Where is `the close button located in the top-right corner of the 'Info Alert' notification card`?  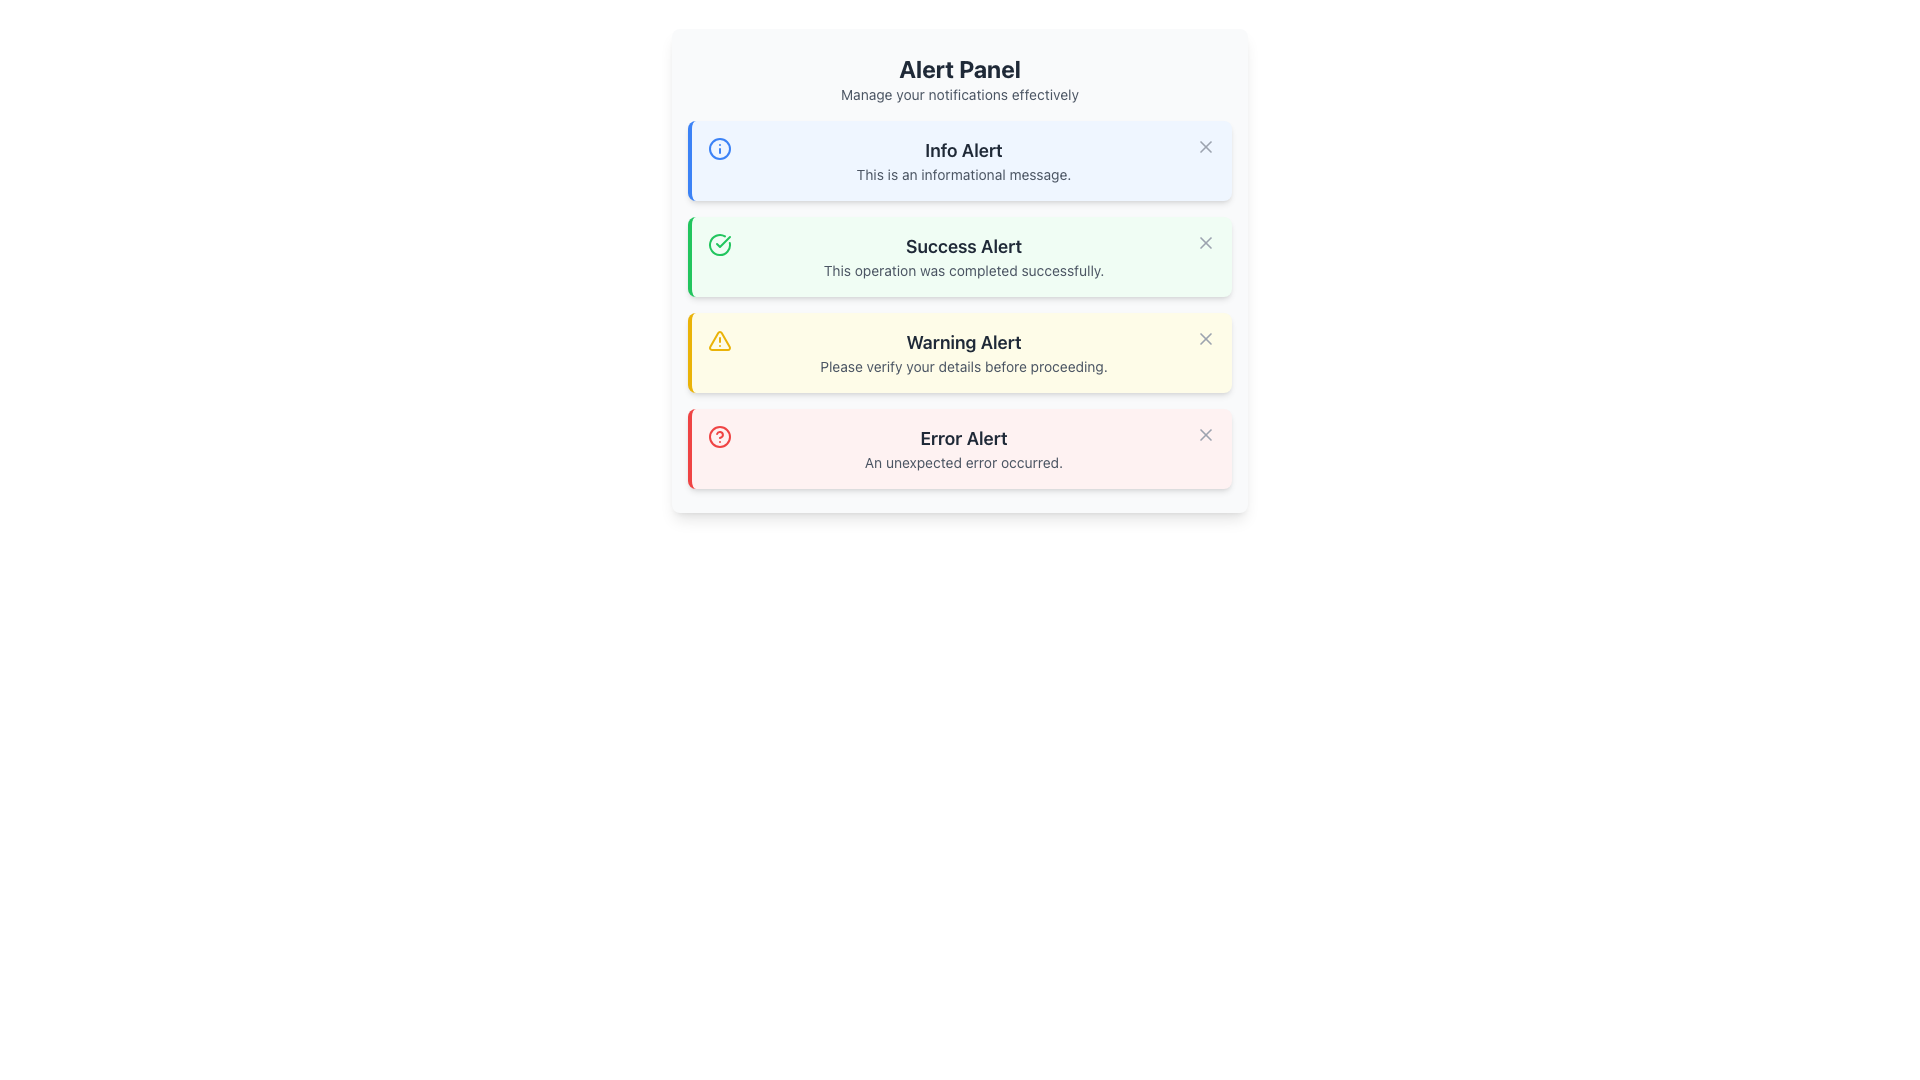
the close button located in the top-right corner of the 'Info Alert' notification card is located at coordinates (1204, 145).